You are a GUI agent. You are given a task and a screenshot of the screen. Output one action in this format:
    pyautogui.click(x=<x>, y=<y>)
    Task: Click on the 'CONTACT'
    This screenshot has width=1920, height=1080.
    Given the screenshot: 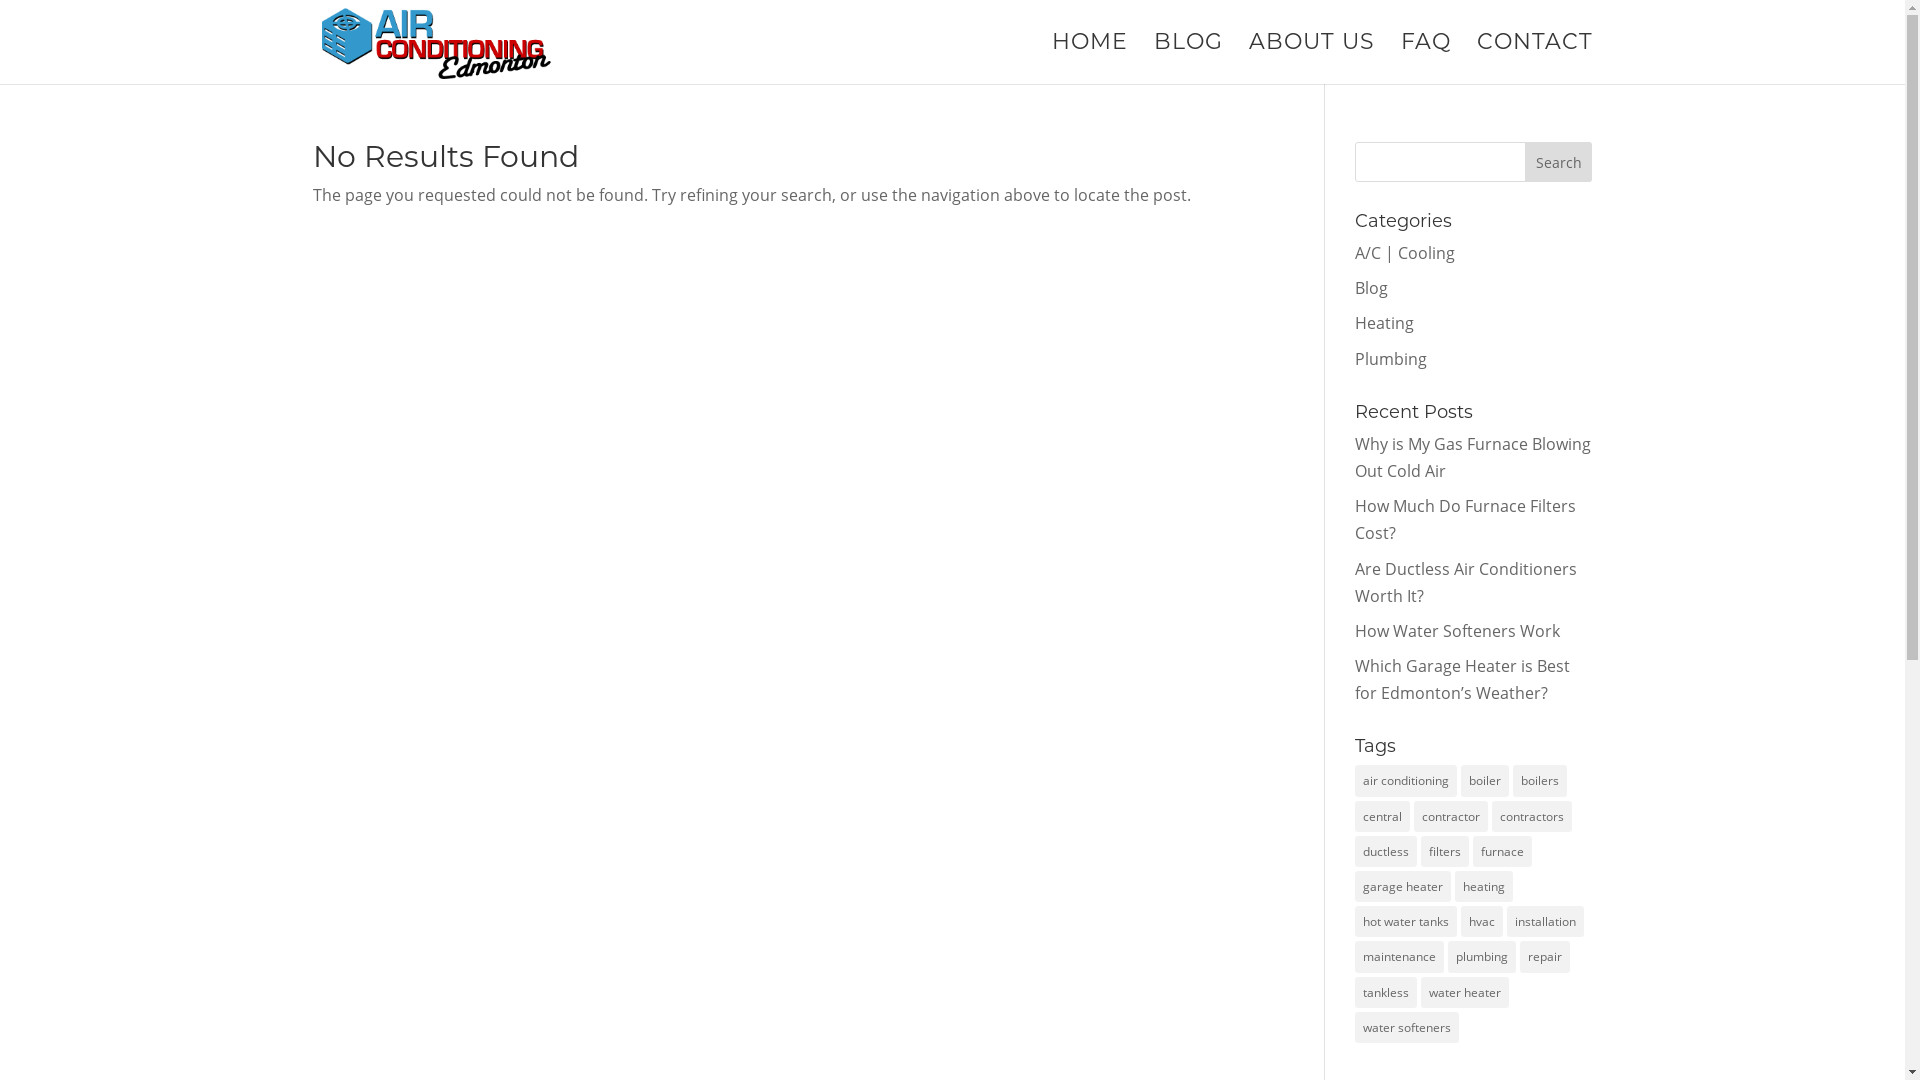 What is the action you would take?
    pyautogui.click(x=1476, y=58)
    